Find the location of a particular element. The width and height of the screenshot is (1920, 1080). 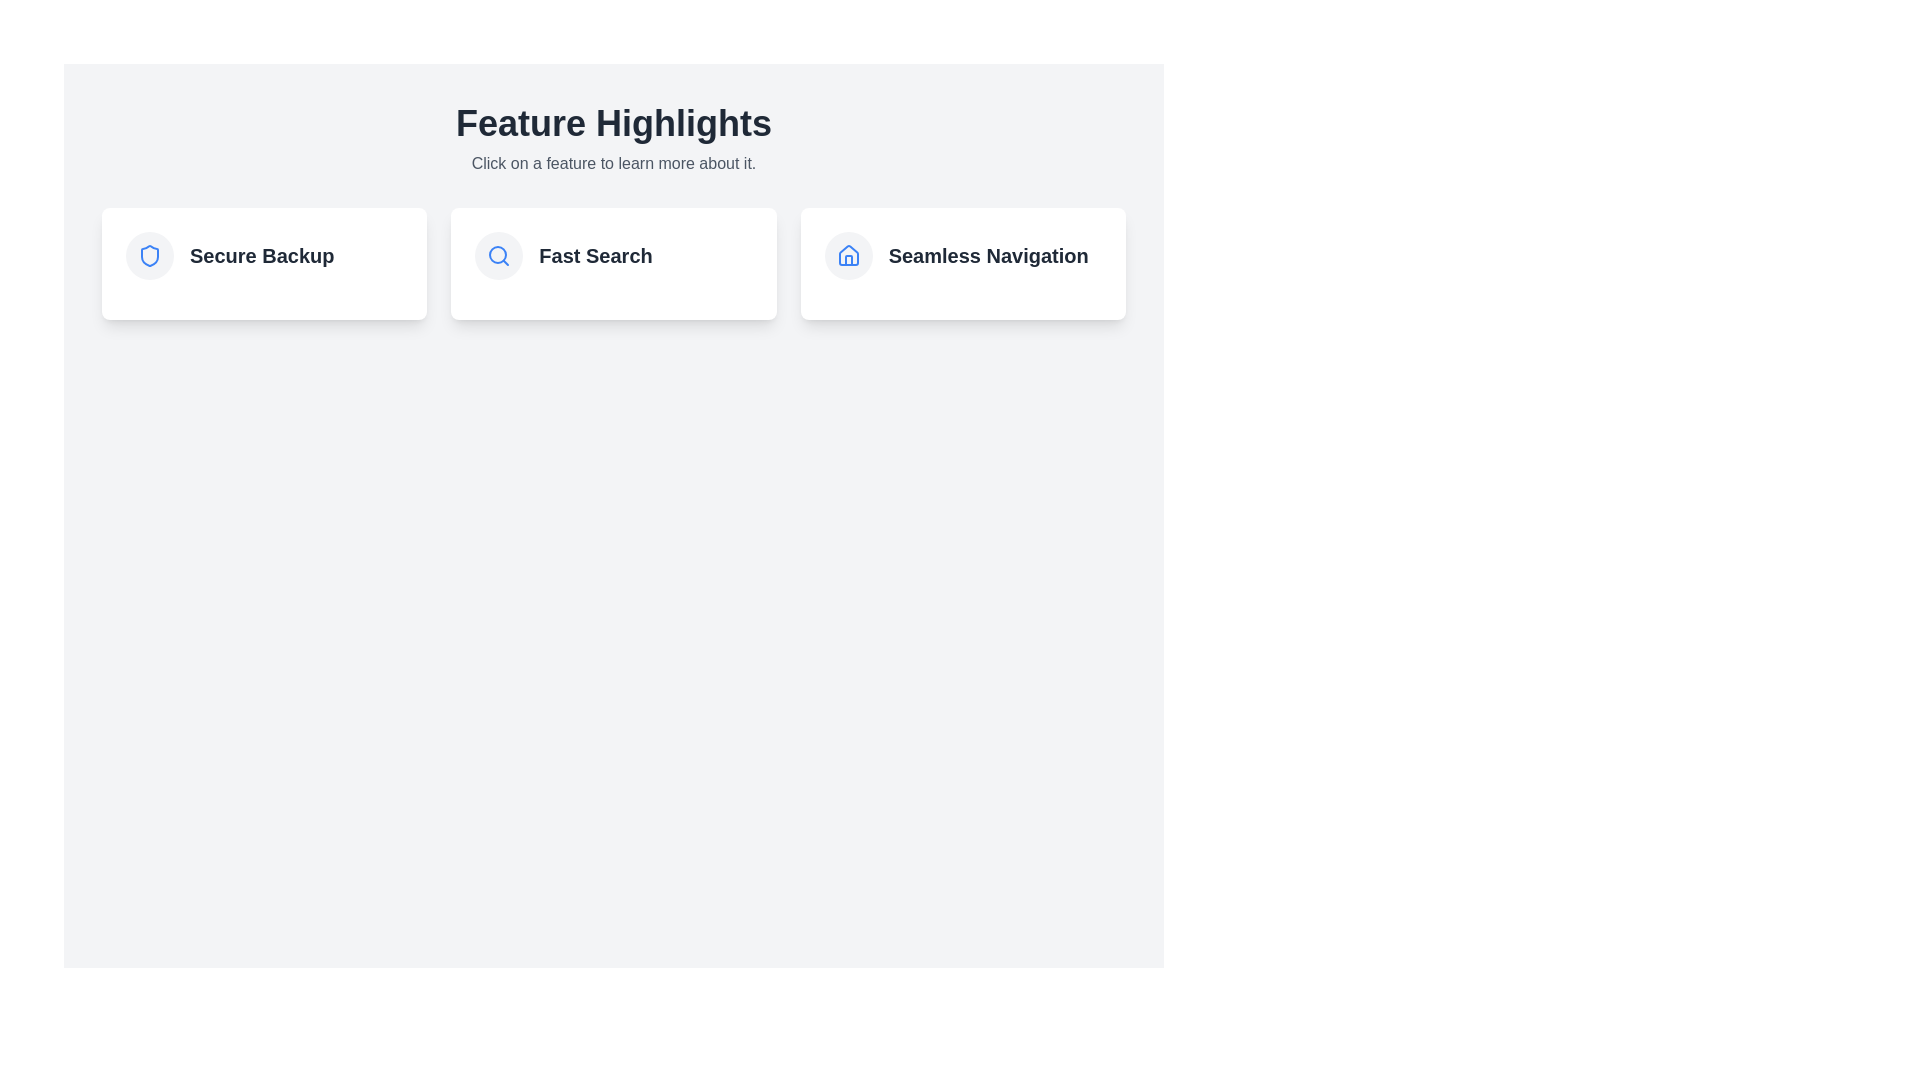

the sharp-edged shield icon with a blue outline, located within the gray circular button in the 'Secure Backup' card of the 'Feature Highlights' section is located at coordinates (148, 254).